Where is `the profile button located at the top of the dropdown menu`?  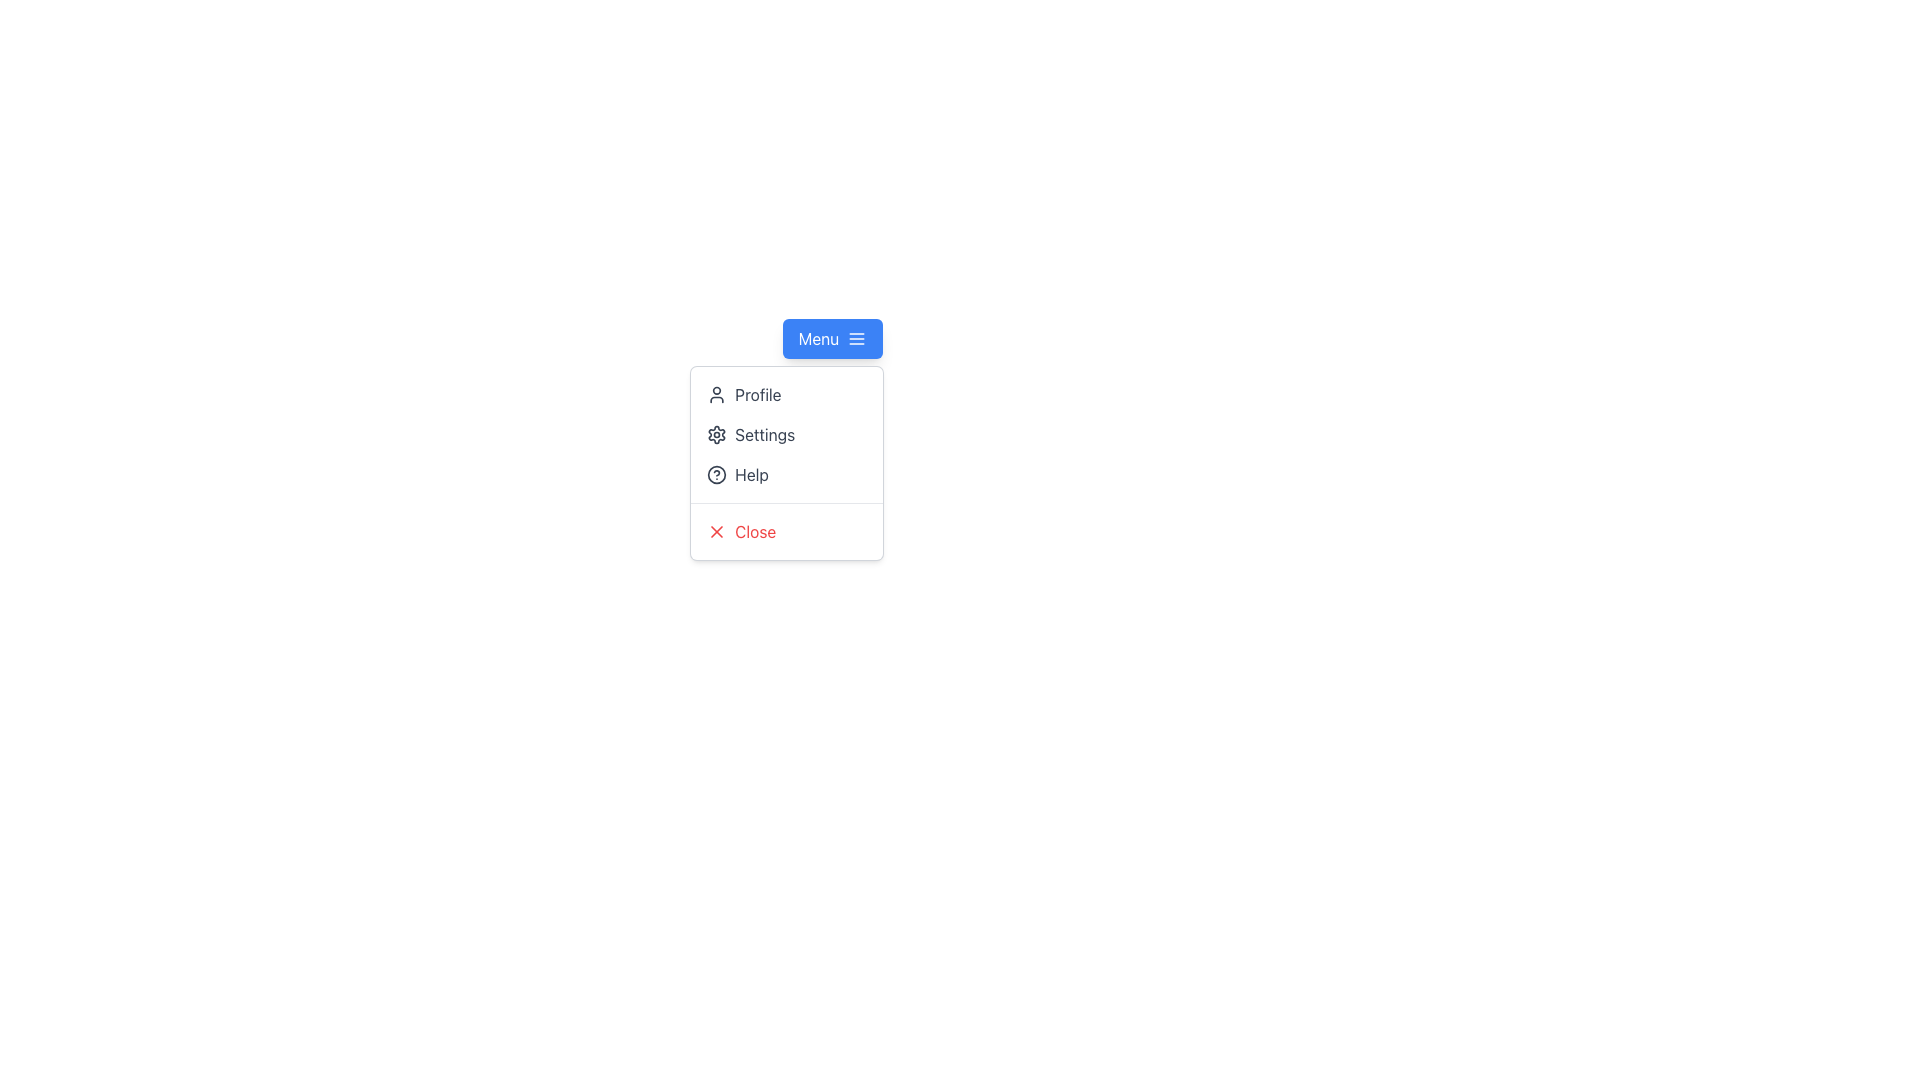 the profile button located at the top of the dropdown menu is located at coordinates (786, 394).